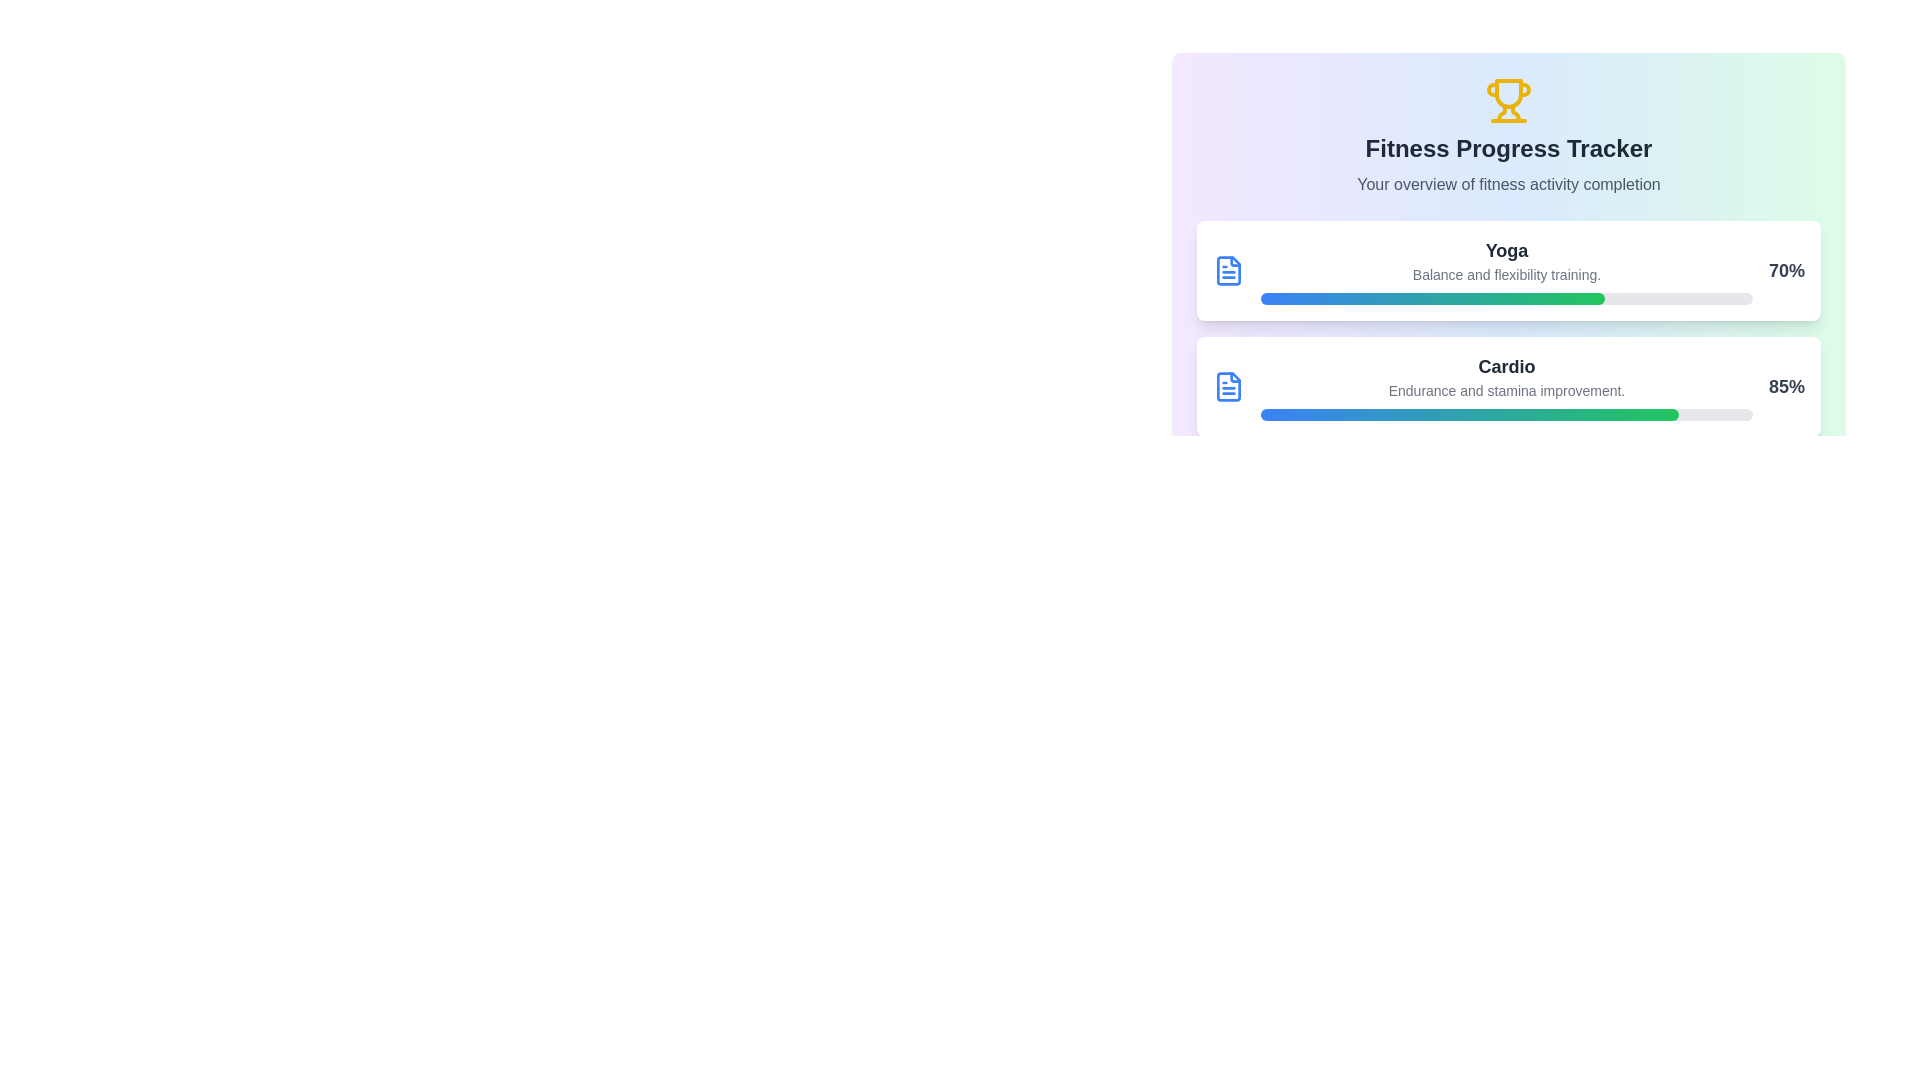 The height and width of the screenshot is (1080, 1920). Describe the element at coordinates (1508, 386) in the screenshot. I see `the Progress display block for the 'Cardio' fitness activity, which shows an 85% filled progress bar and is located below the 'Yoga' activity in the 'Fitness Progress Tracker' panel` at that location.